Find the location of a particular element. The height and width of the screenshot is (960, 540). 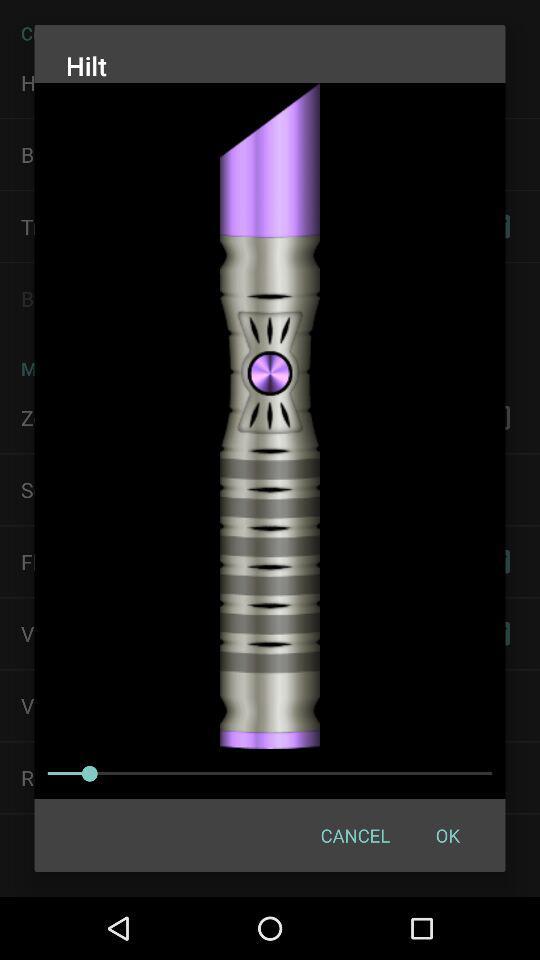

item at the bottom right corner is located at coordinates (447, 835).